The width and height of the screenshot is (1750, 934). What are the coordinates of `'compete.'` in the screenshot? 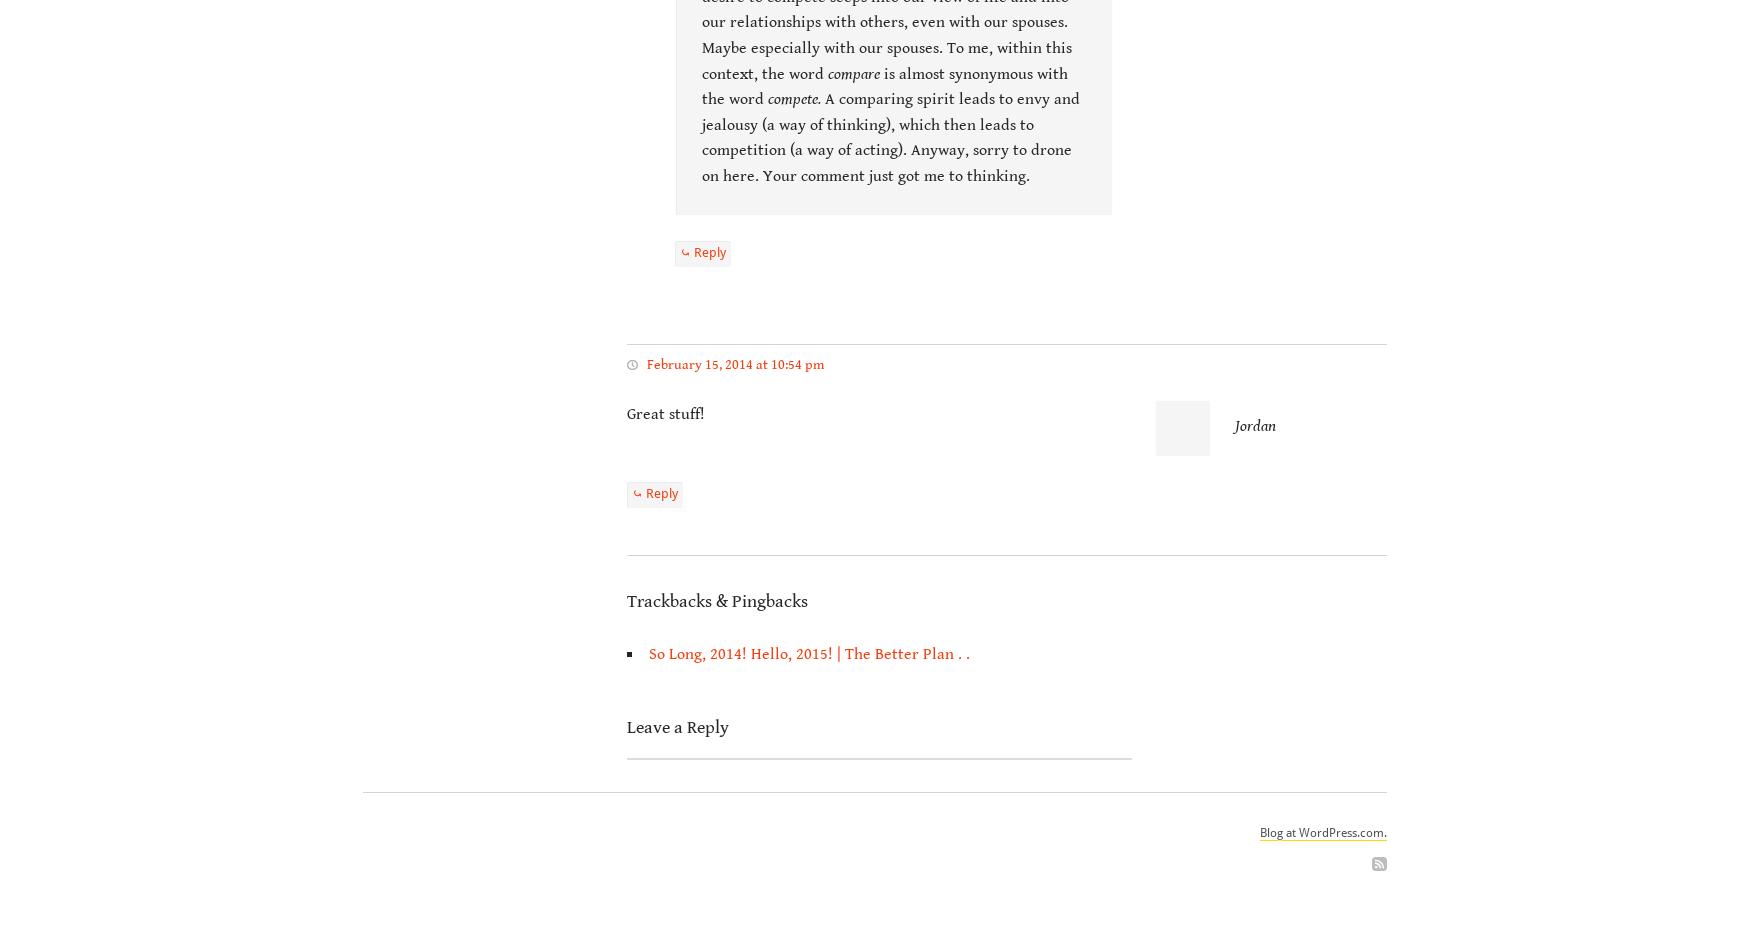 It's located at (792, 98).